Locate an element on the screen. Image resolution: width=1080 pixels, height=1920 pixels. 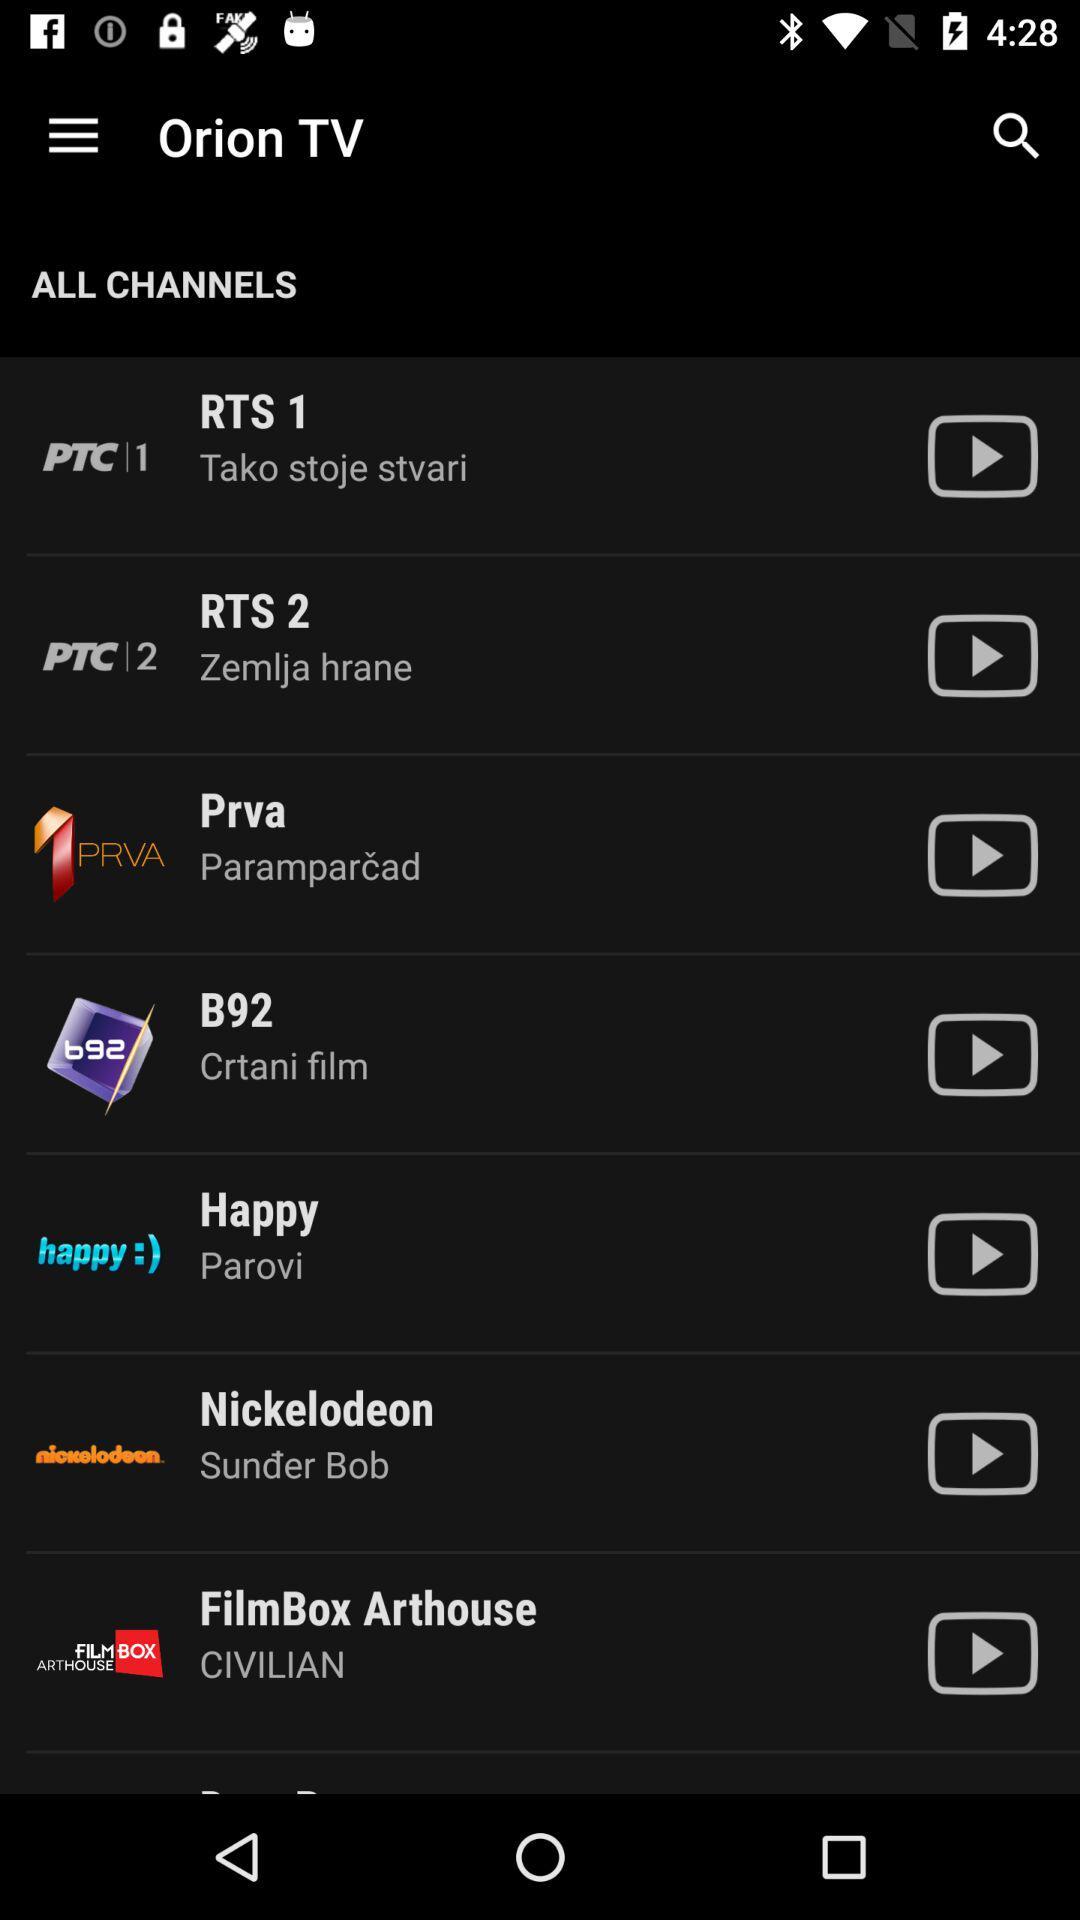
the icon above all channels is located at coordinates (72, 135).